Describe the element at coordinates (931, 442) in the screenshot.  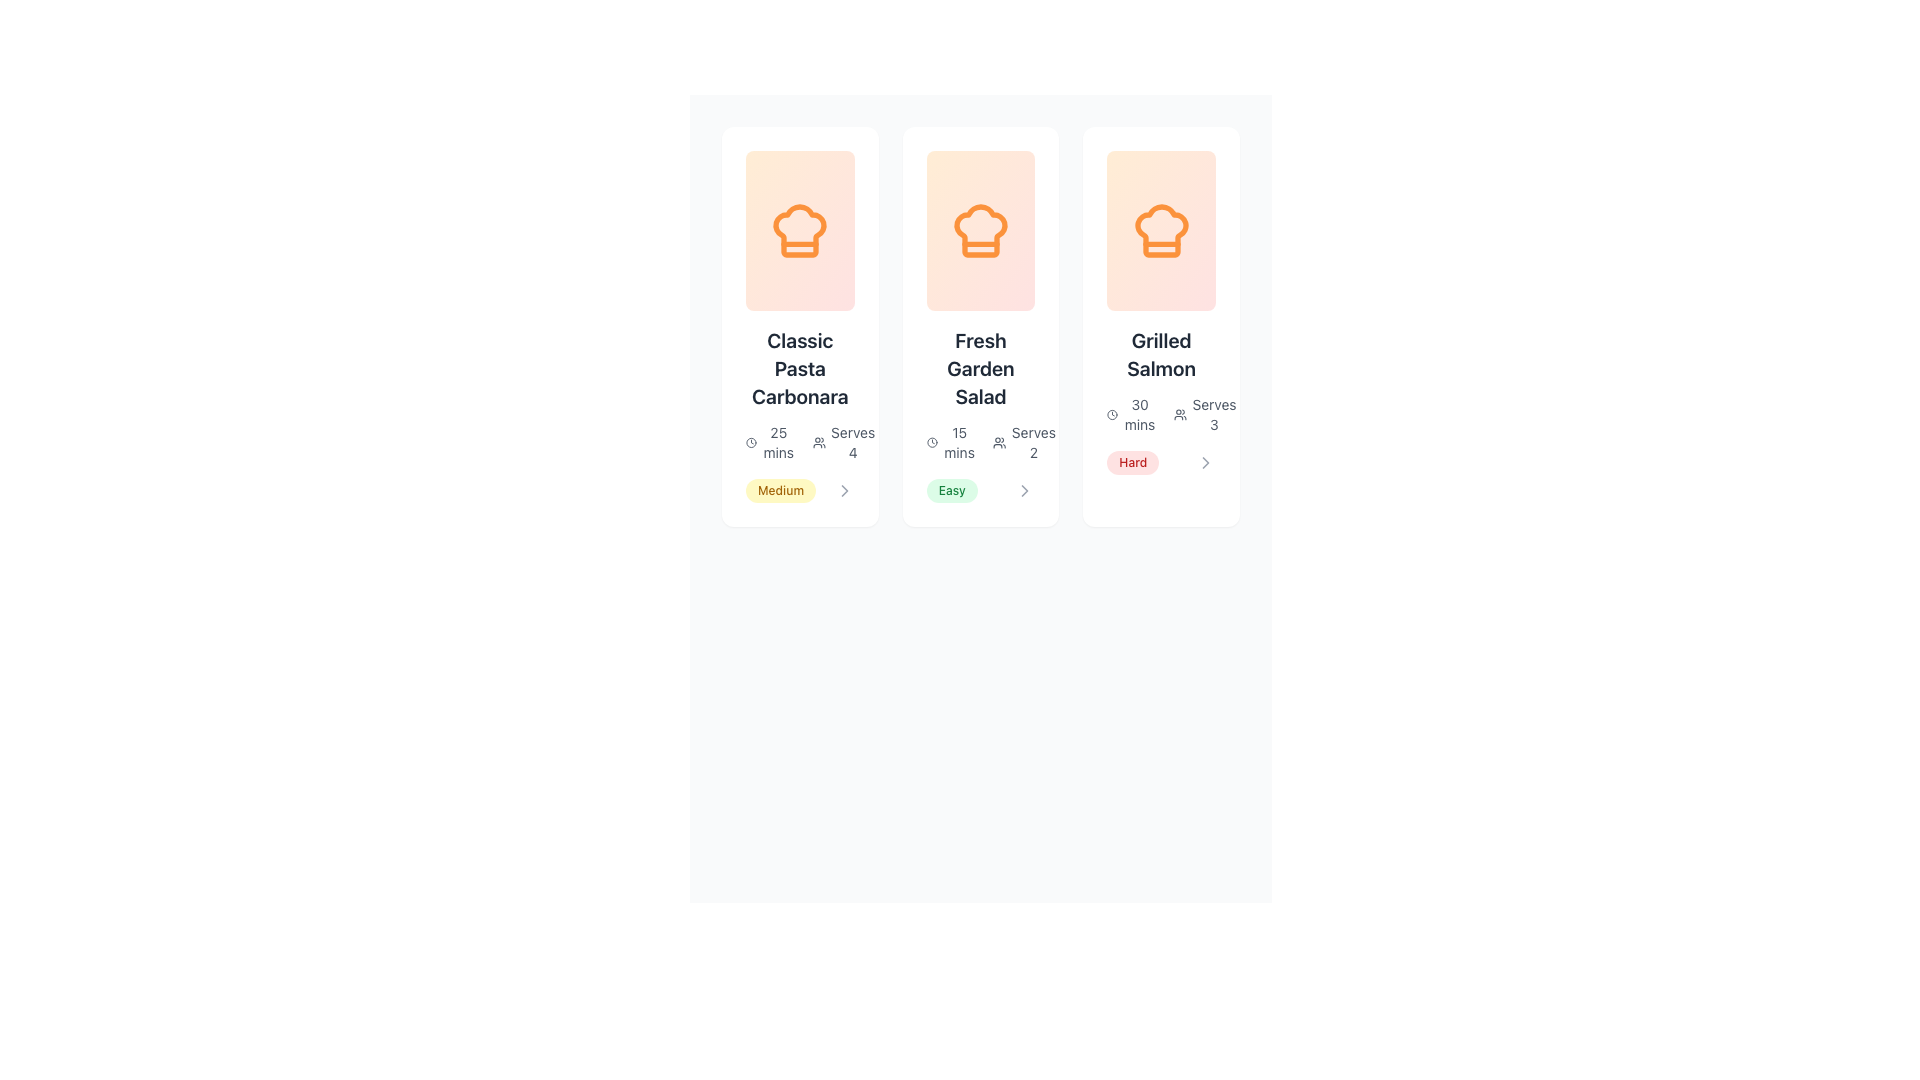
I see `the decorative circular vector graphic component that represents part of a clock design` at that location.